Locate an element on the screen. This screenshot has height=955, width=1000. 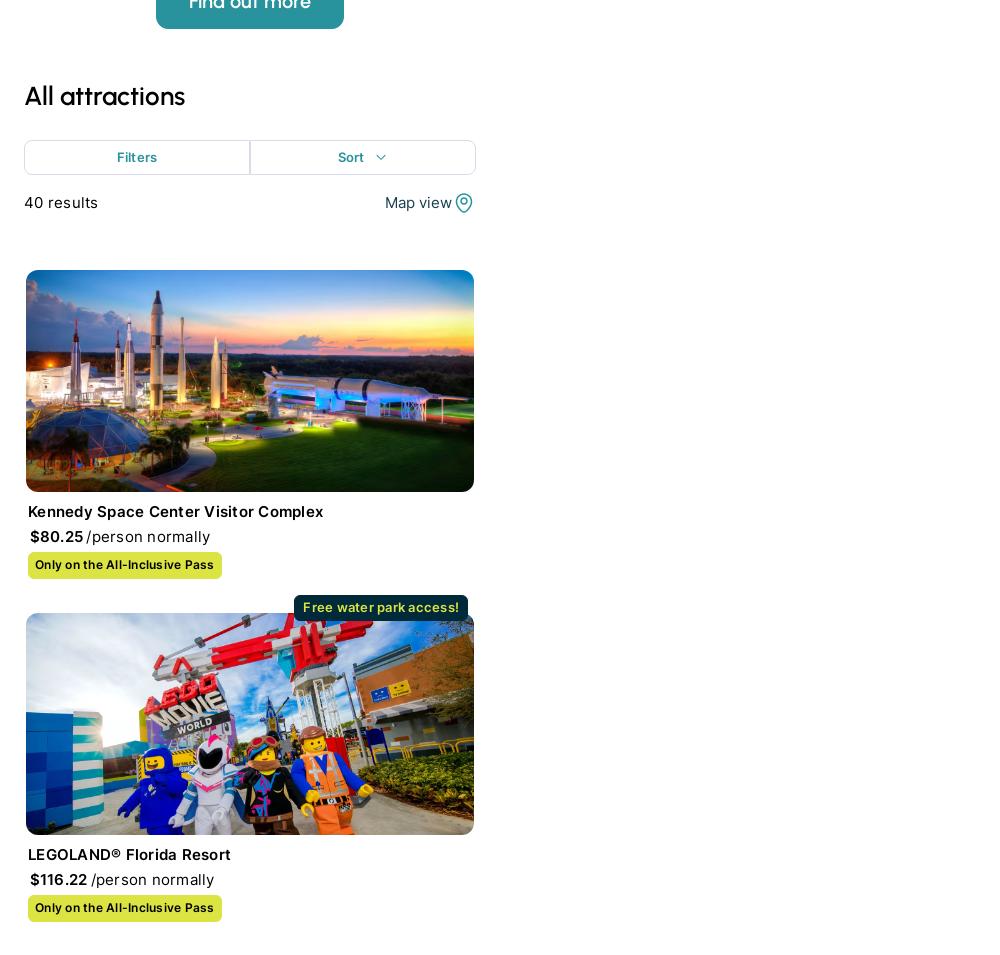
'By signing up, you agree to receiving email updates in accordance with Go City’s' is located at coordinates (229, 434).